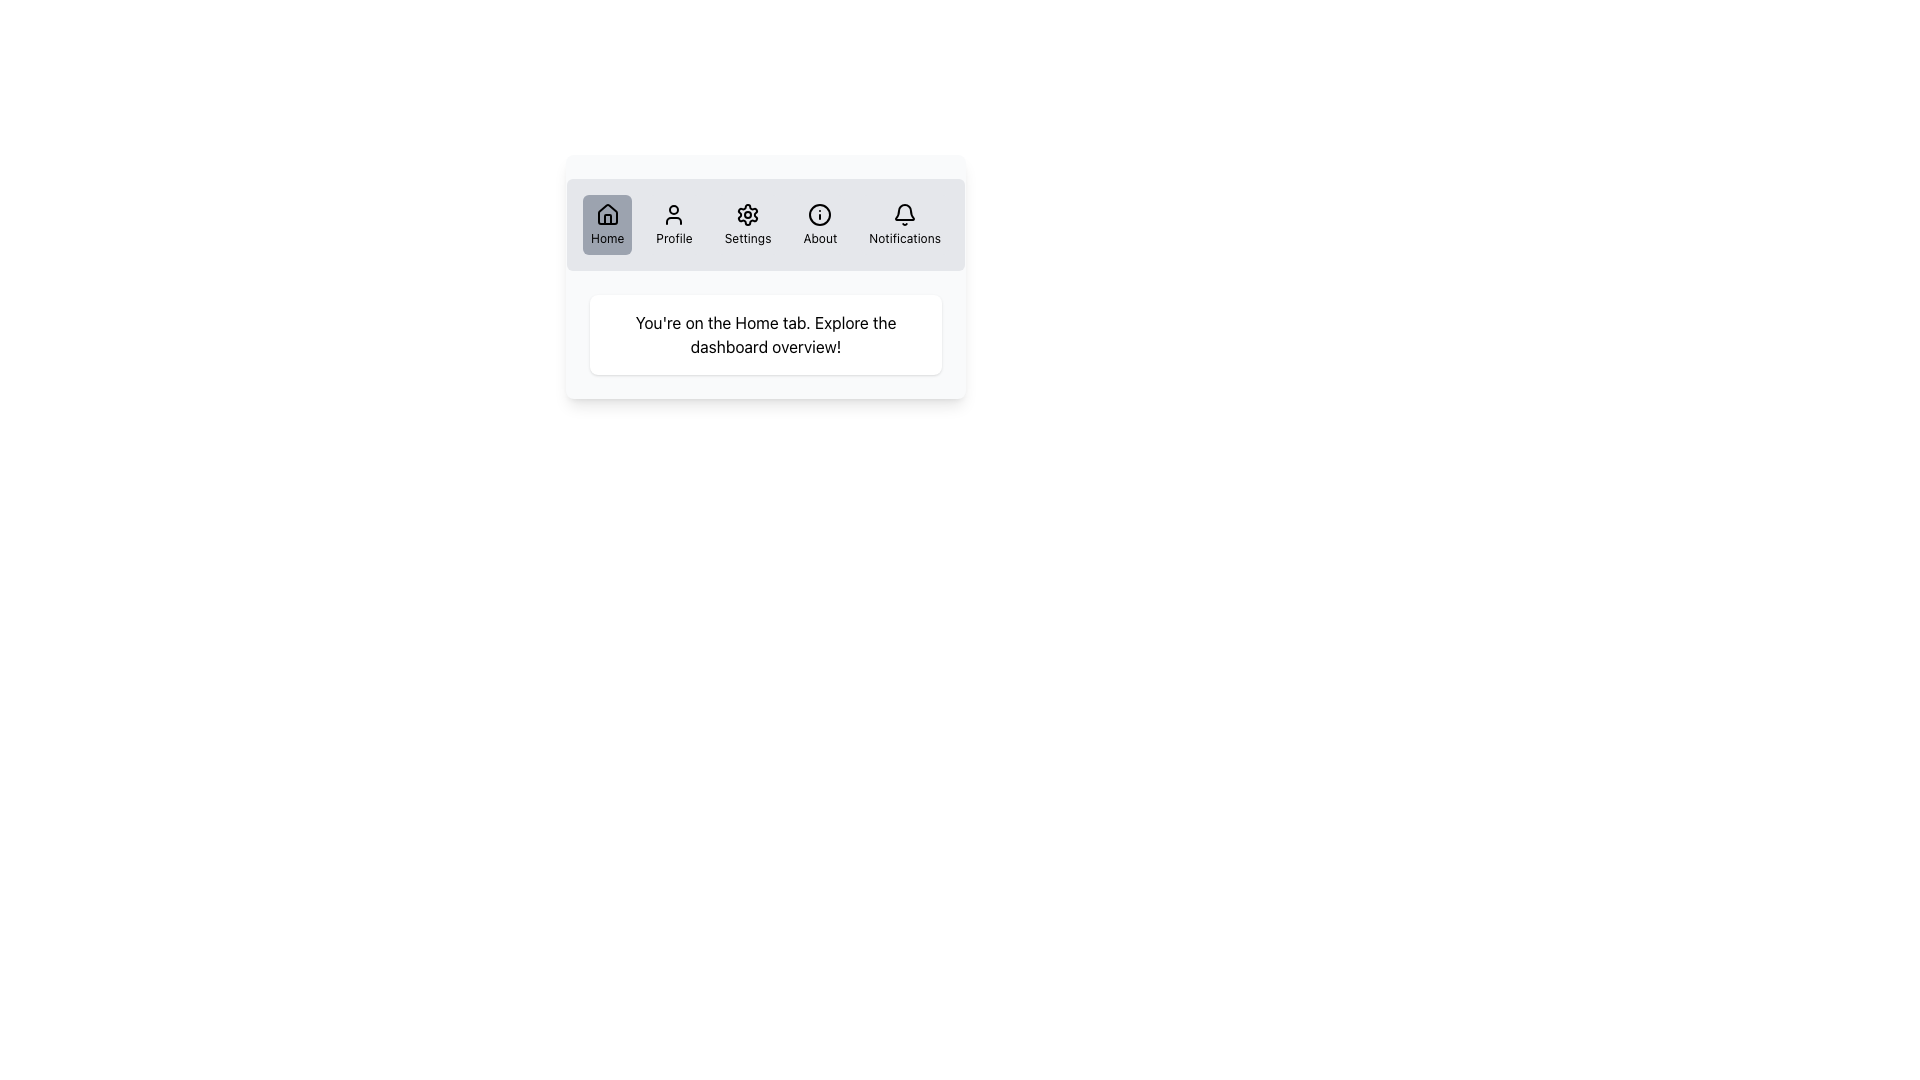 The image size is (1920, 1080). Describe the element at coordinates (820, 215) in the screenshot. I see `the 'About' icon in the horizontal menu, which is represented by an SVG graphic located above the label 'About'` at that location.